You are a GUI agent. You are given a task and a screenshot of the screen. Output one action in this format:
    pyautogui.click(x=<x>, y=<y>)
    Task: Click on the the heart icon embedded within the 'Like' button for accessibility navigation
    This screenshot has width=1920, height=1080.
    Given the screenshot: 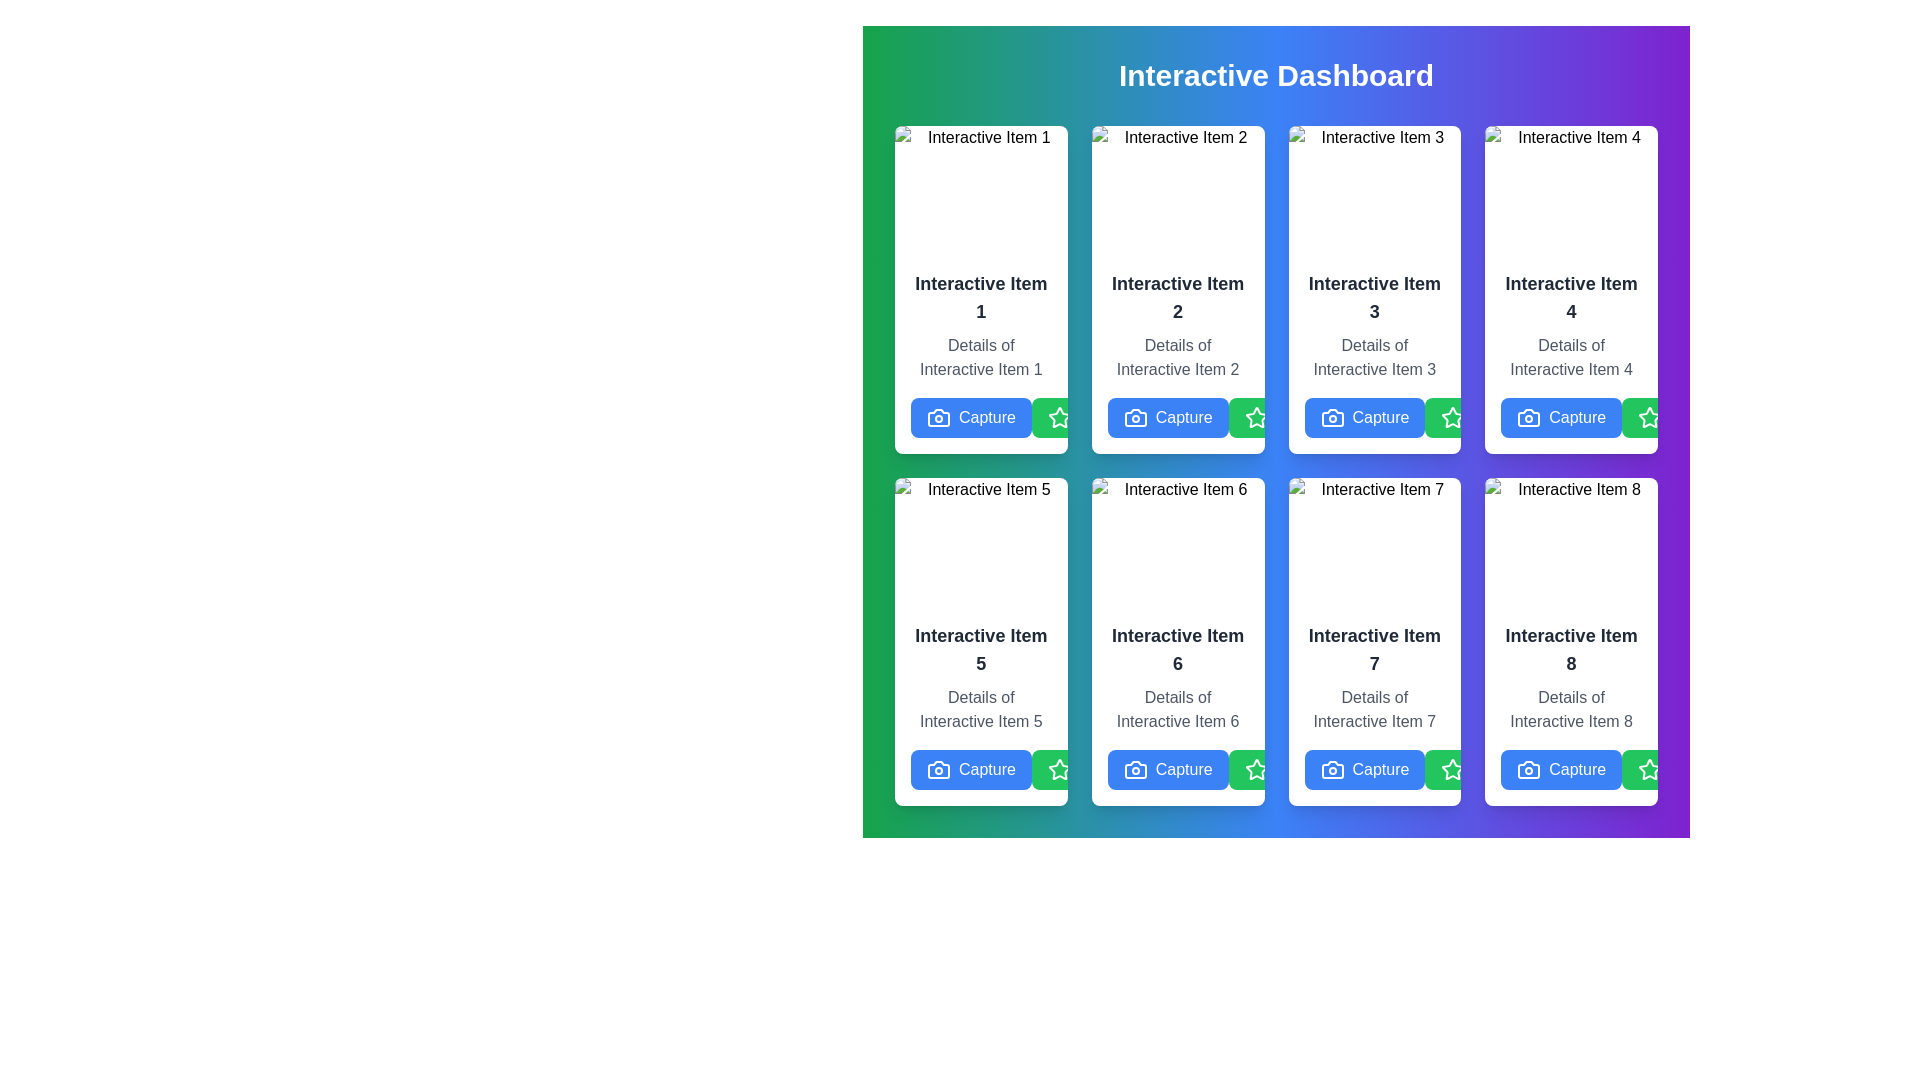 What is the action you would take?
    pyautogui.click(x=1181, y=769)
    